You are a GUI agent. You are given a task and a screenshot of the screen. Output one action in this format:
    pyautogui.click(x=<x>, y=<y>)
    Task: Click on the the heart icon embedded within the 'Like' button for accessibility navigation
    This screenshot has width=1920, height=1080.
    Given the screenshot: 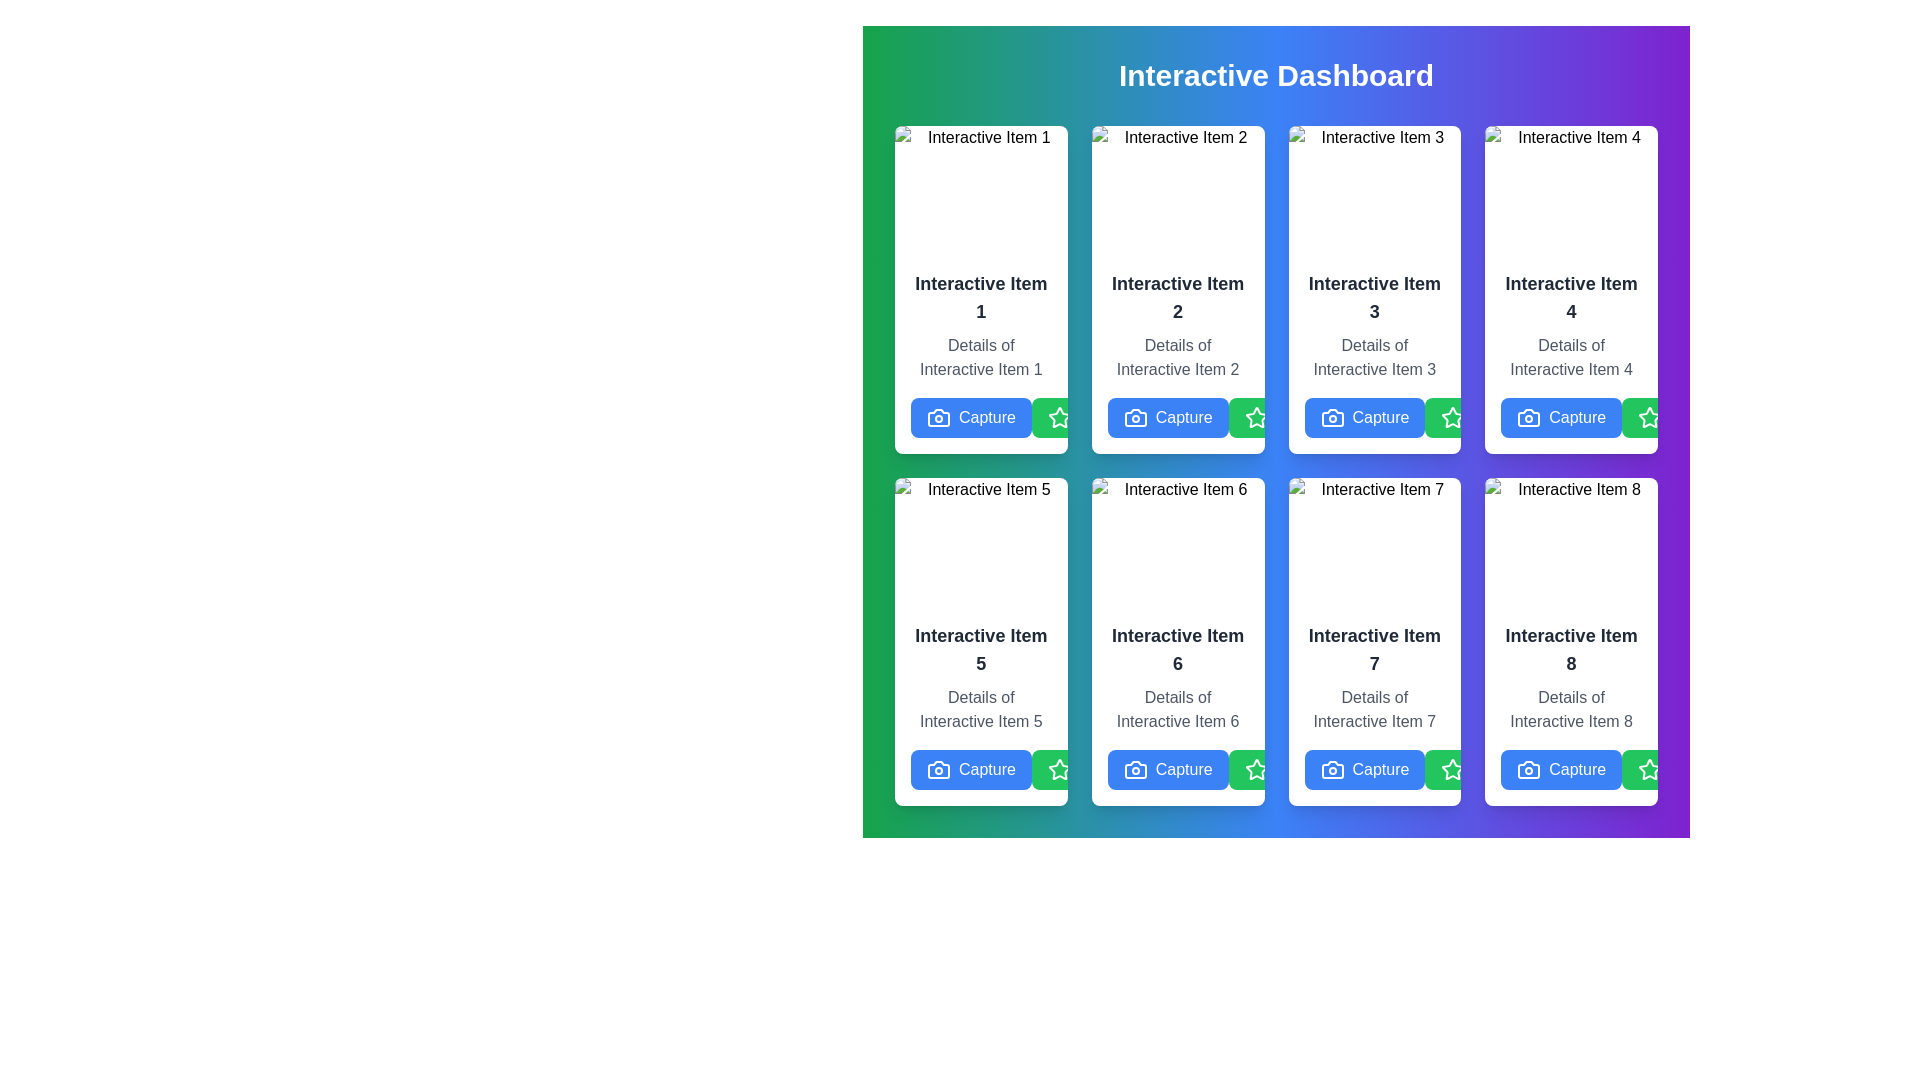 What is the action you would take?
    pyautogui.click(x=1181, y=769)
    